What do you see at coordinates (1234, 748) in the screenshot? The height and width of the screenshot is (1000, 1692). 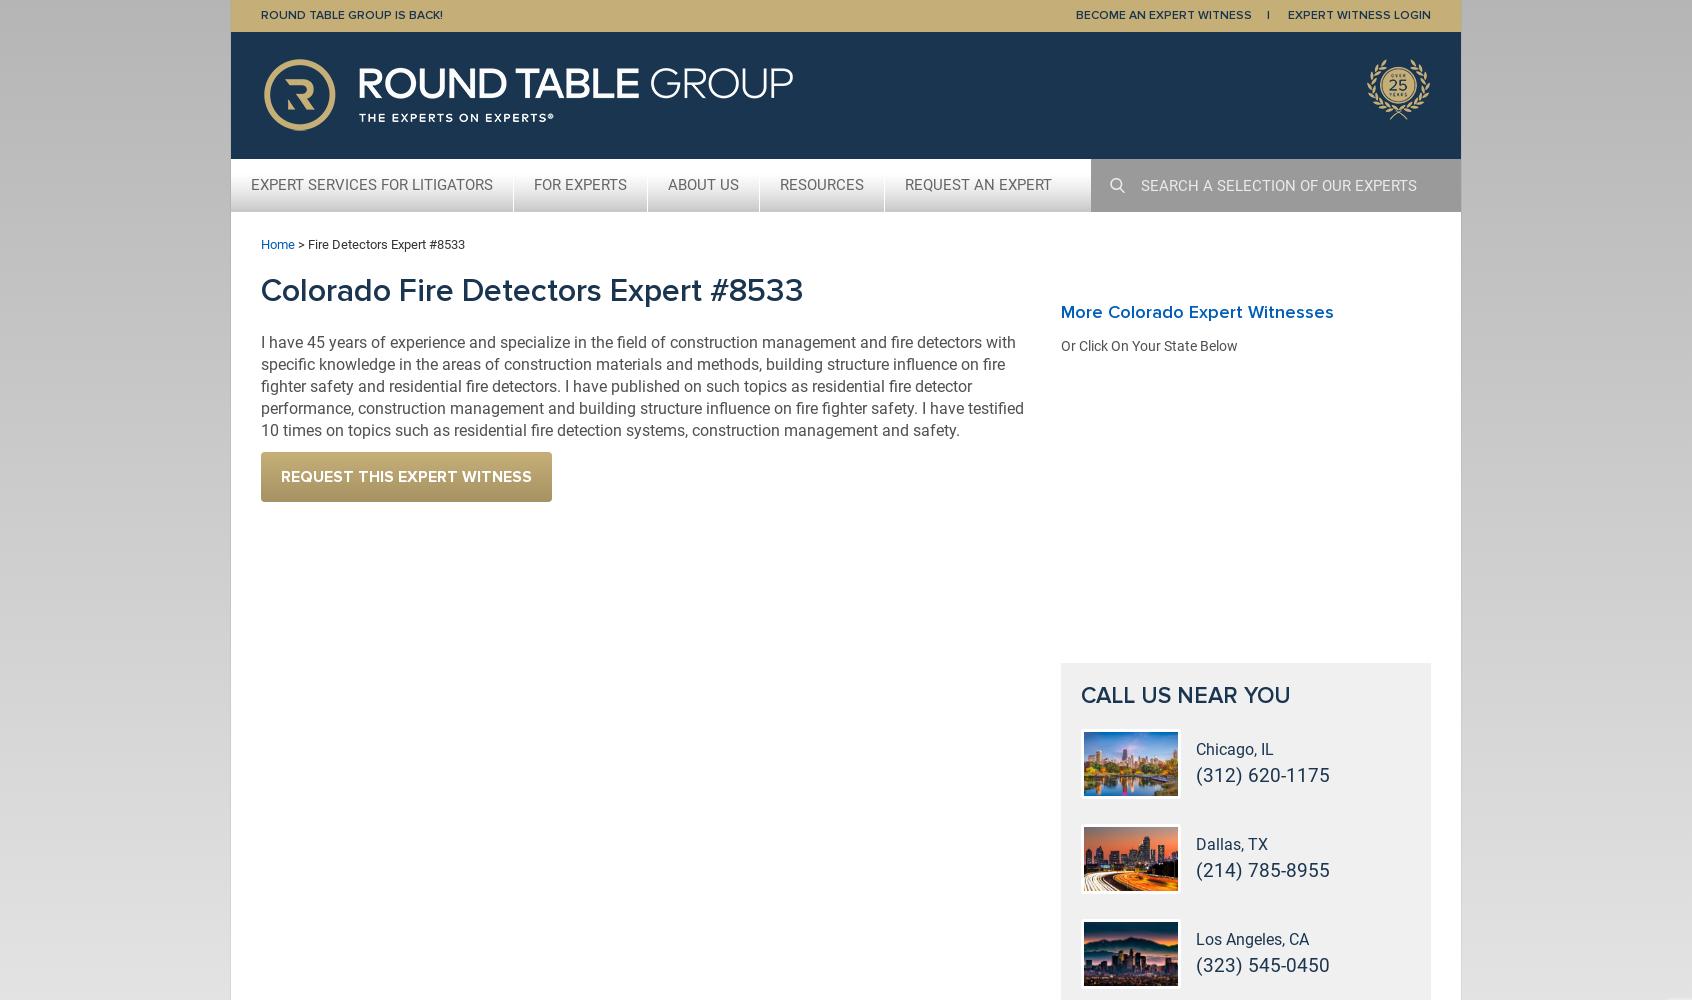 I see `'Chicago, IL'` at bounding box center [1234, 748].